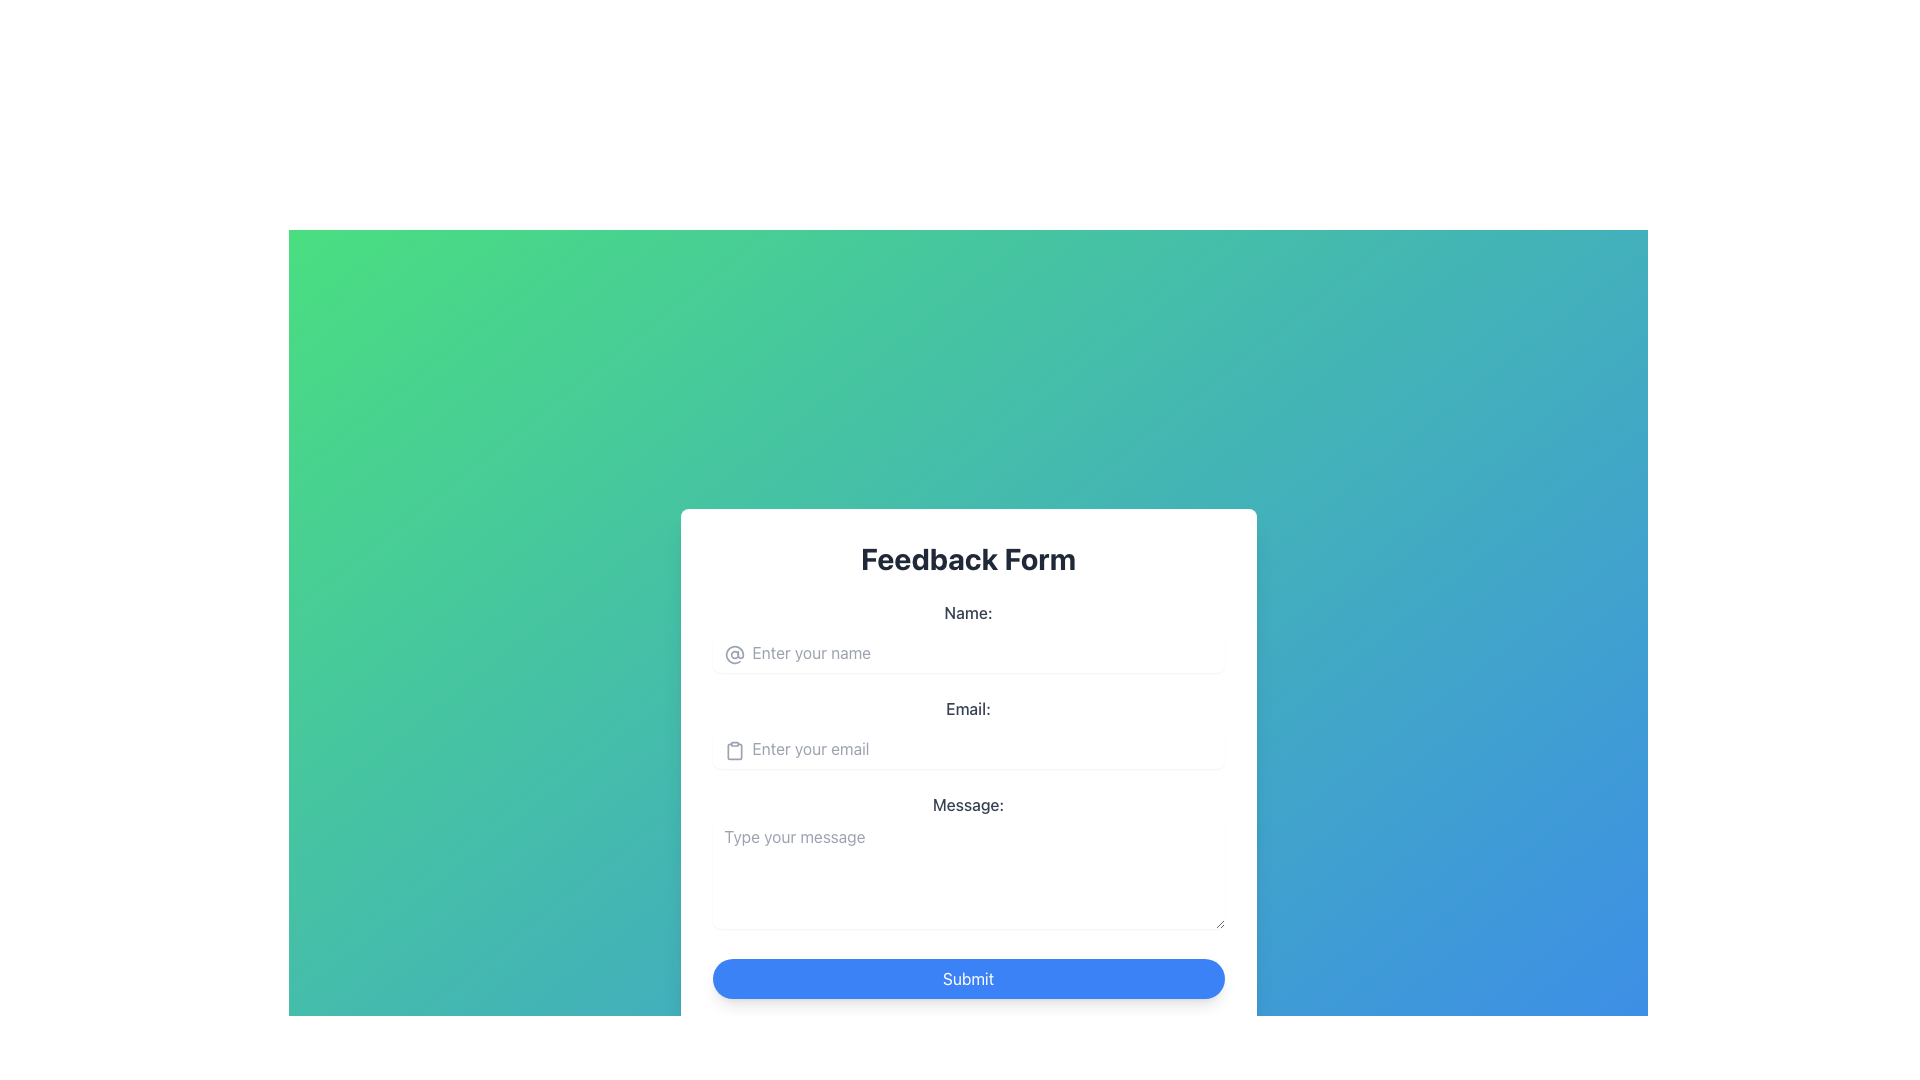 Image resolution: width=1920 pixels, height=1080 pixels. Describe the element at coordinates (968, 978) in the screenshot. I see `the 'Submit' button with rounded edges, blue background, and white text` at that location.